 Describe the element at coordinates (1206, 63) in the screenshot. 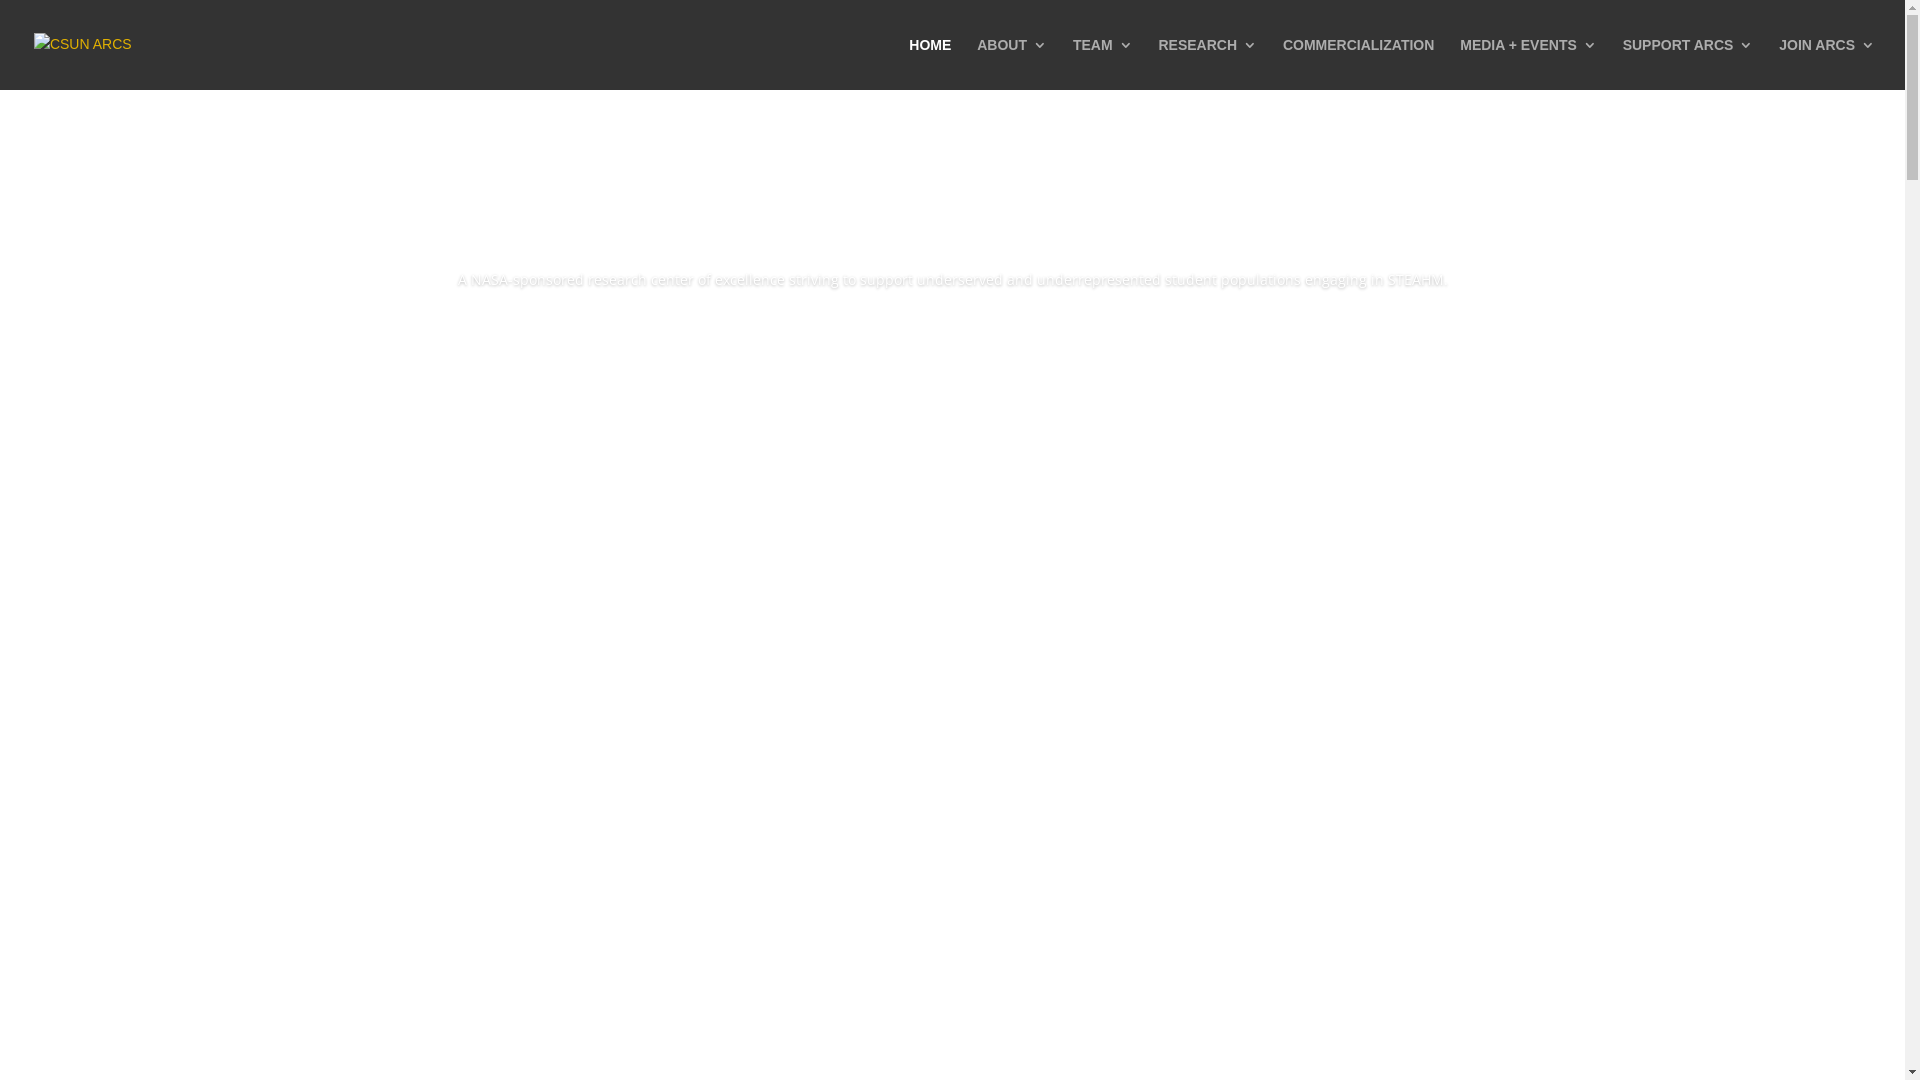

I see `'RESEARCH'` at that location.